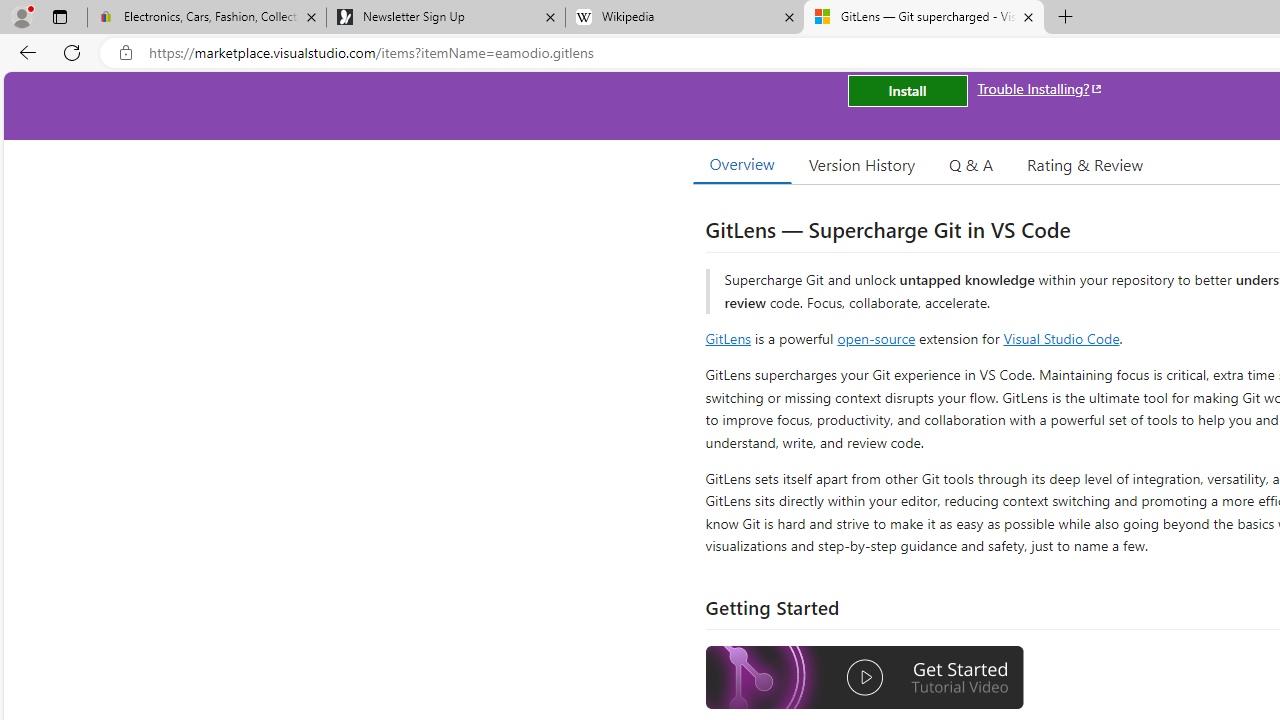 The image size is (1280, 720). Describe the element at coordinates (125, 52) in the screenshot. I see `'View site information'` at that location.